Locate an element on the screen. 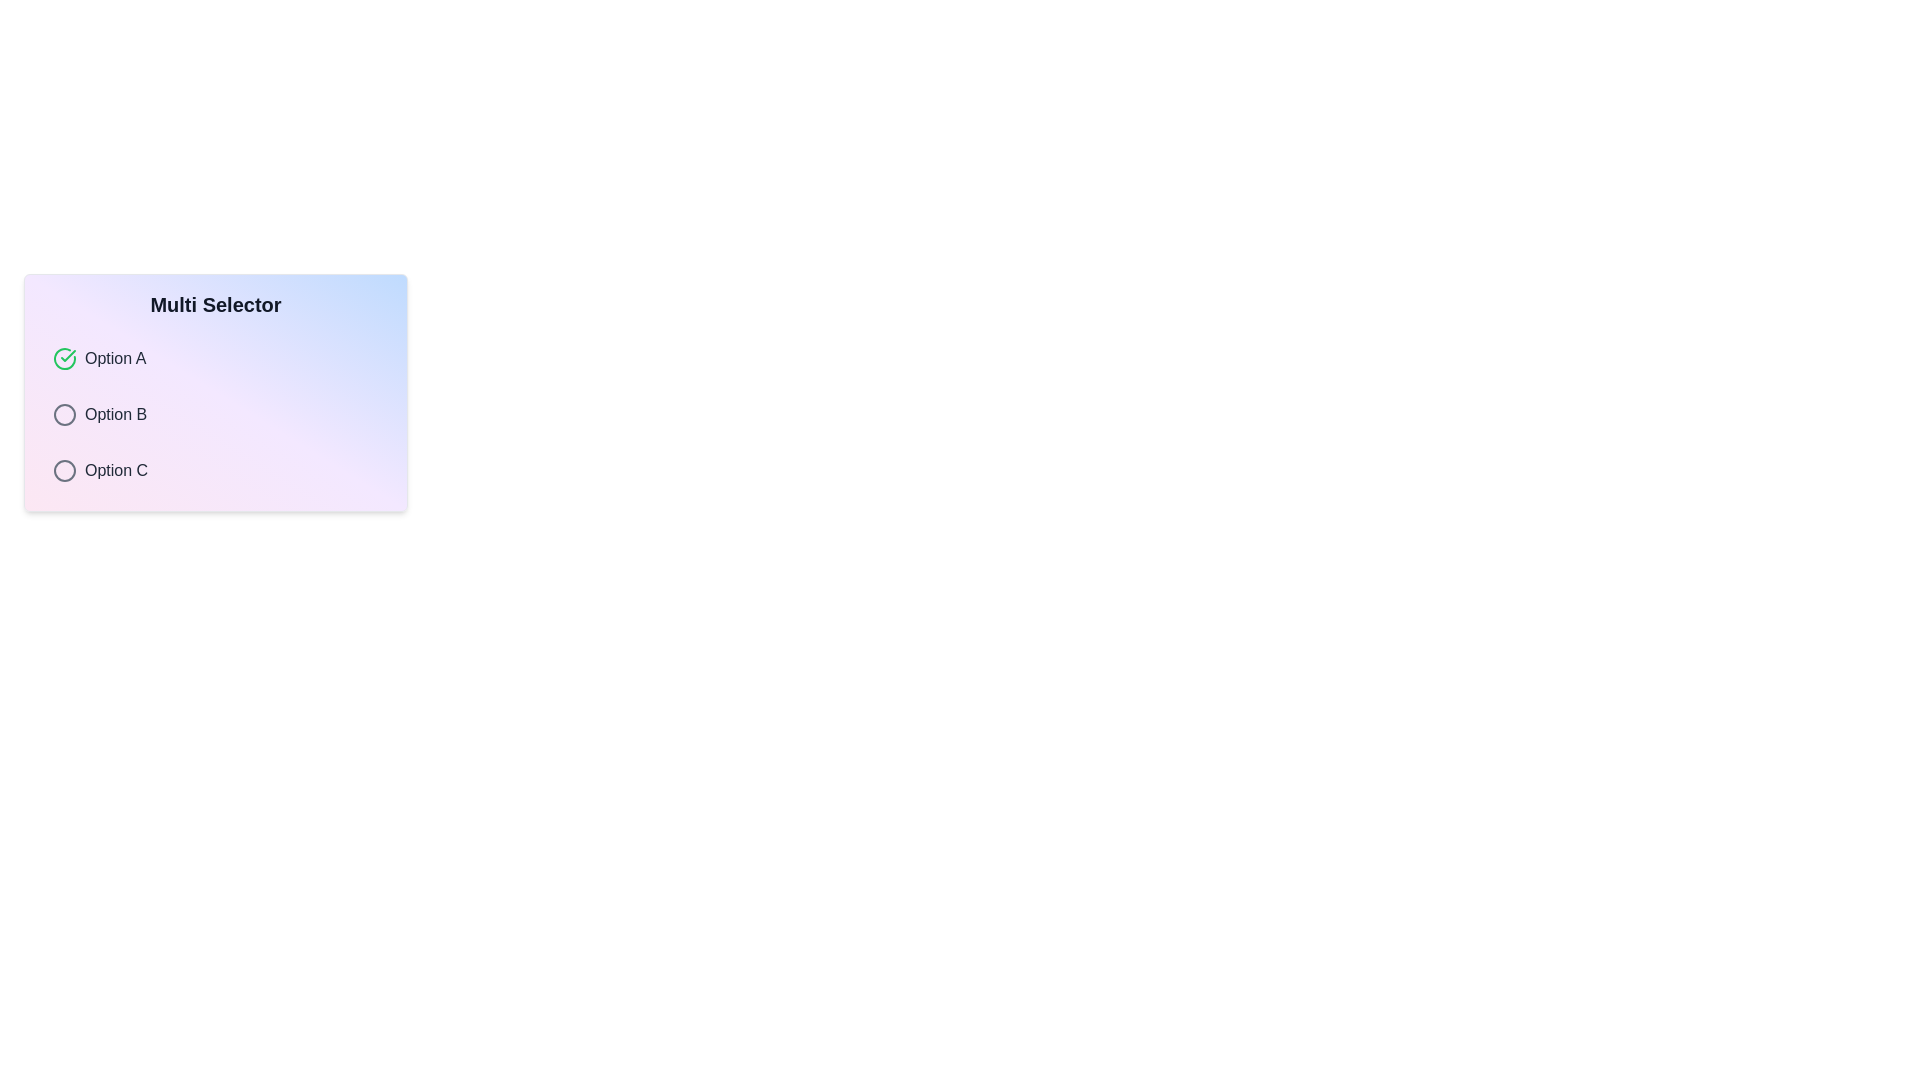 The width and height of the screenshot is (1920, 1080). the option Option C from the list is located at coordinates (216, 470).